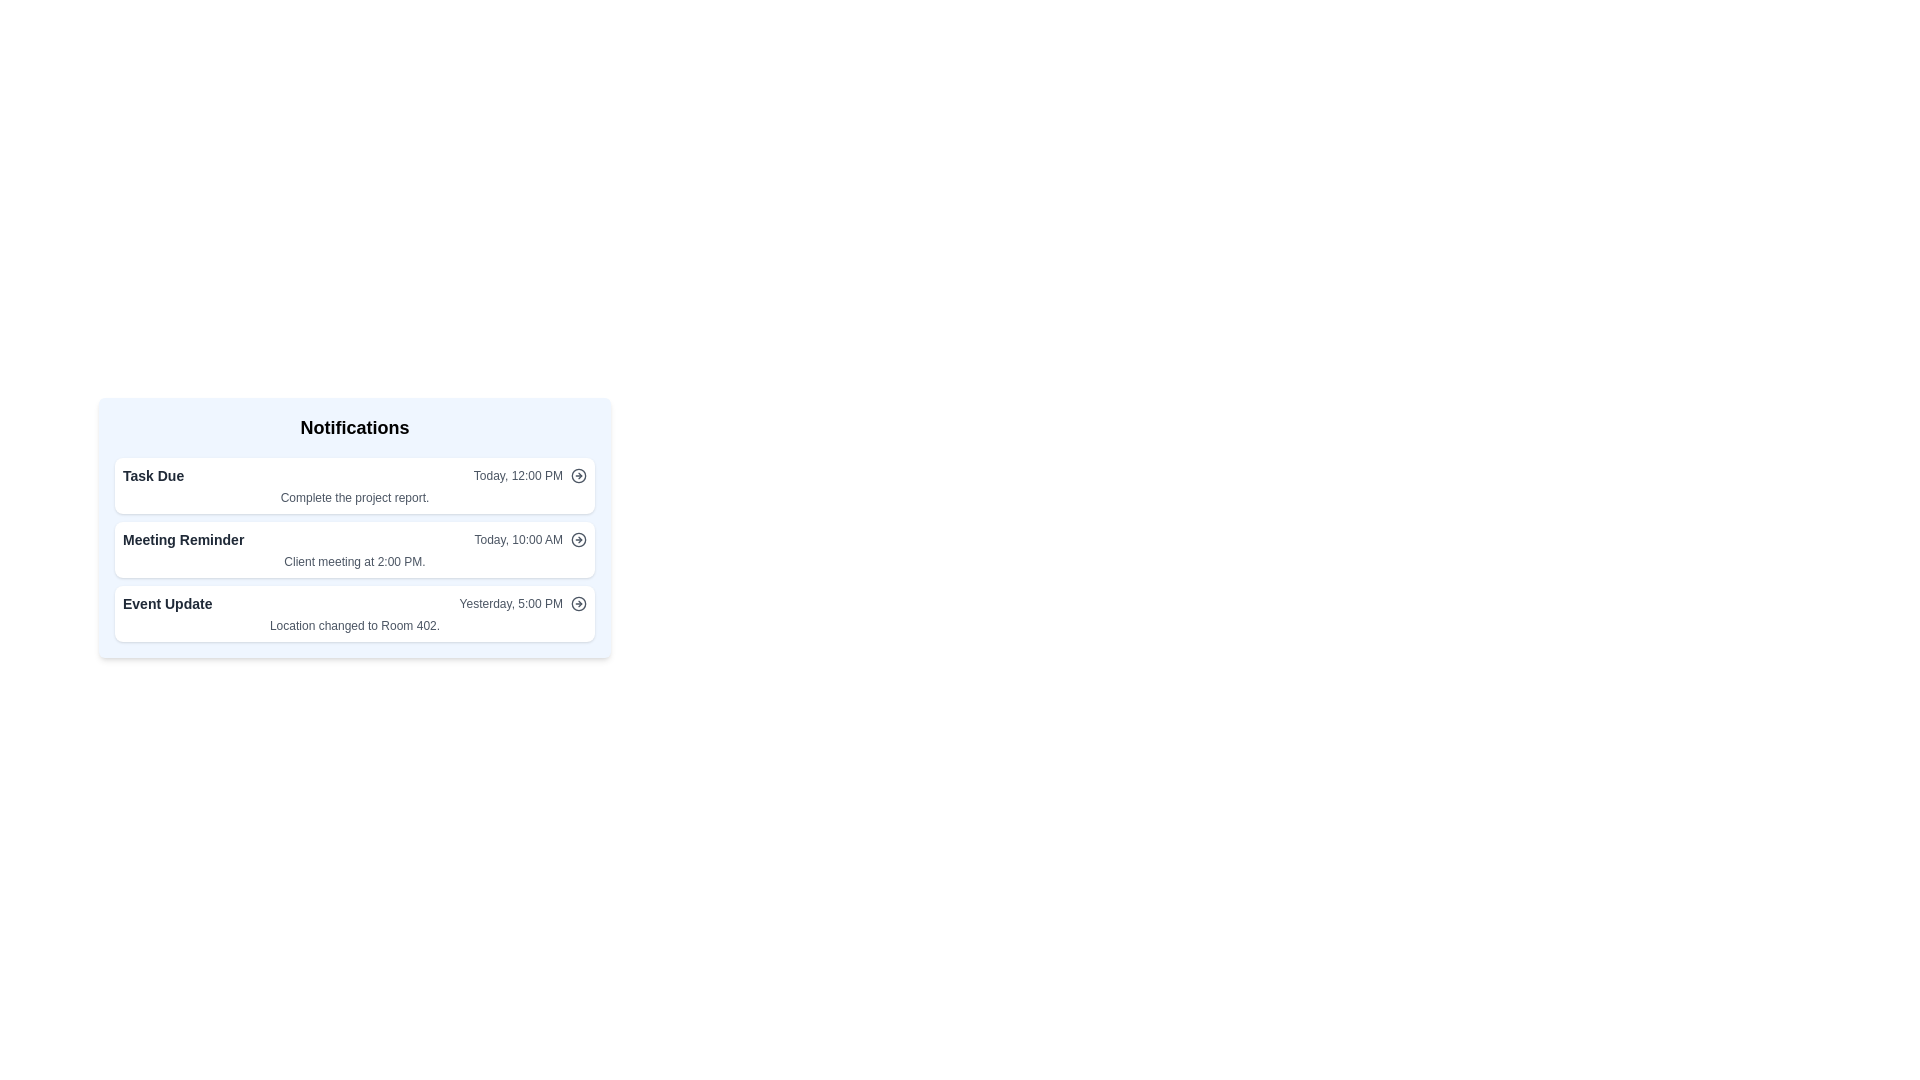 The height and width of the screenshot is (1080, 1920). Describe the element at coordinates (518, 475) in the screenshot. I see `the text label displaying 'Today, 12:00 PM' which is located in the rightmost part of the 'Task Due' row in the notification card` at that location.